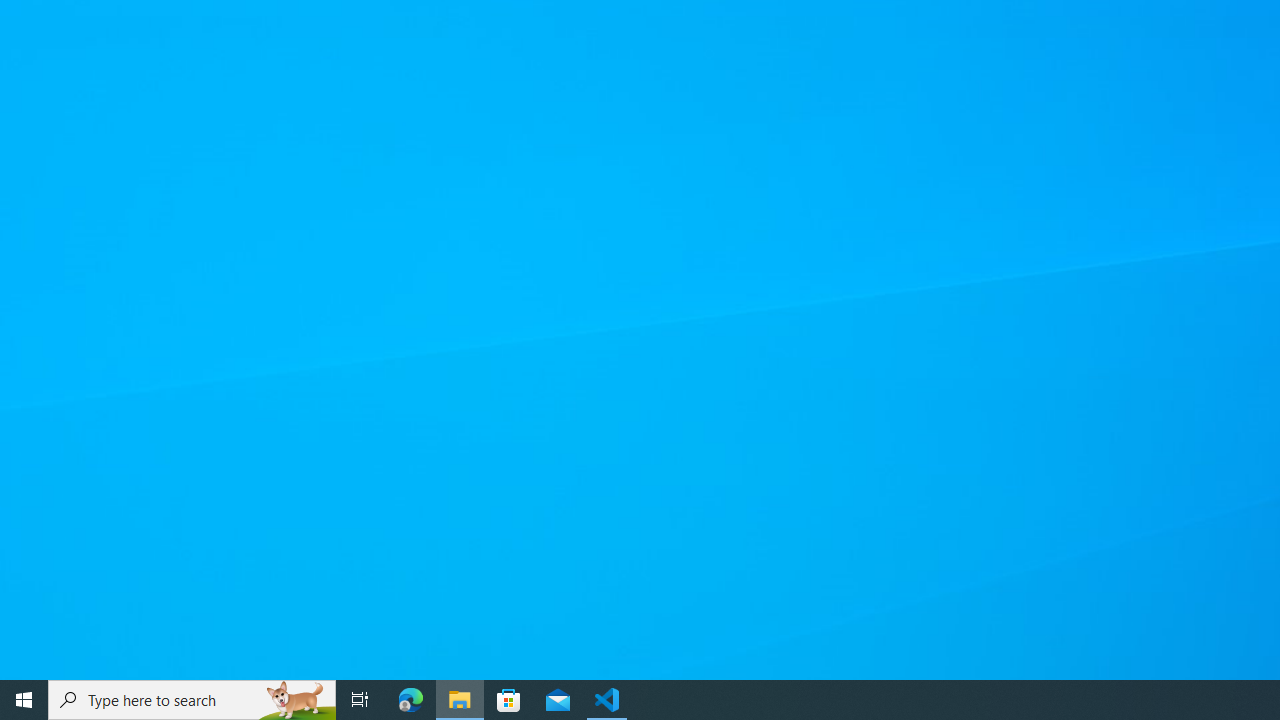 The image size is (1280, 720). Describe the element at coordinates (606, 698) in the screenshot. I see `'Visual Studio Code - 1 running window'` at that location.